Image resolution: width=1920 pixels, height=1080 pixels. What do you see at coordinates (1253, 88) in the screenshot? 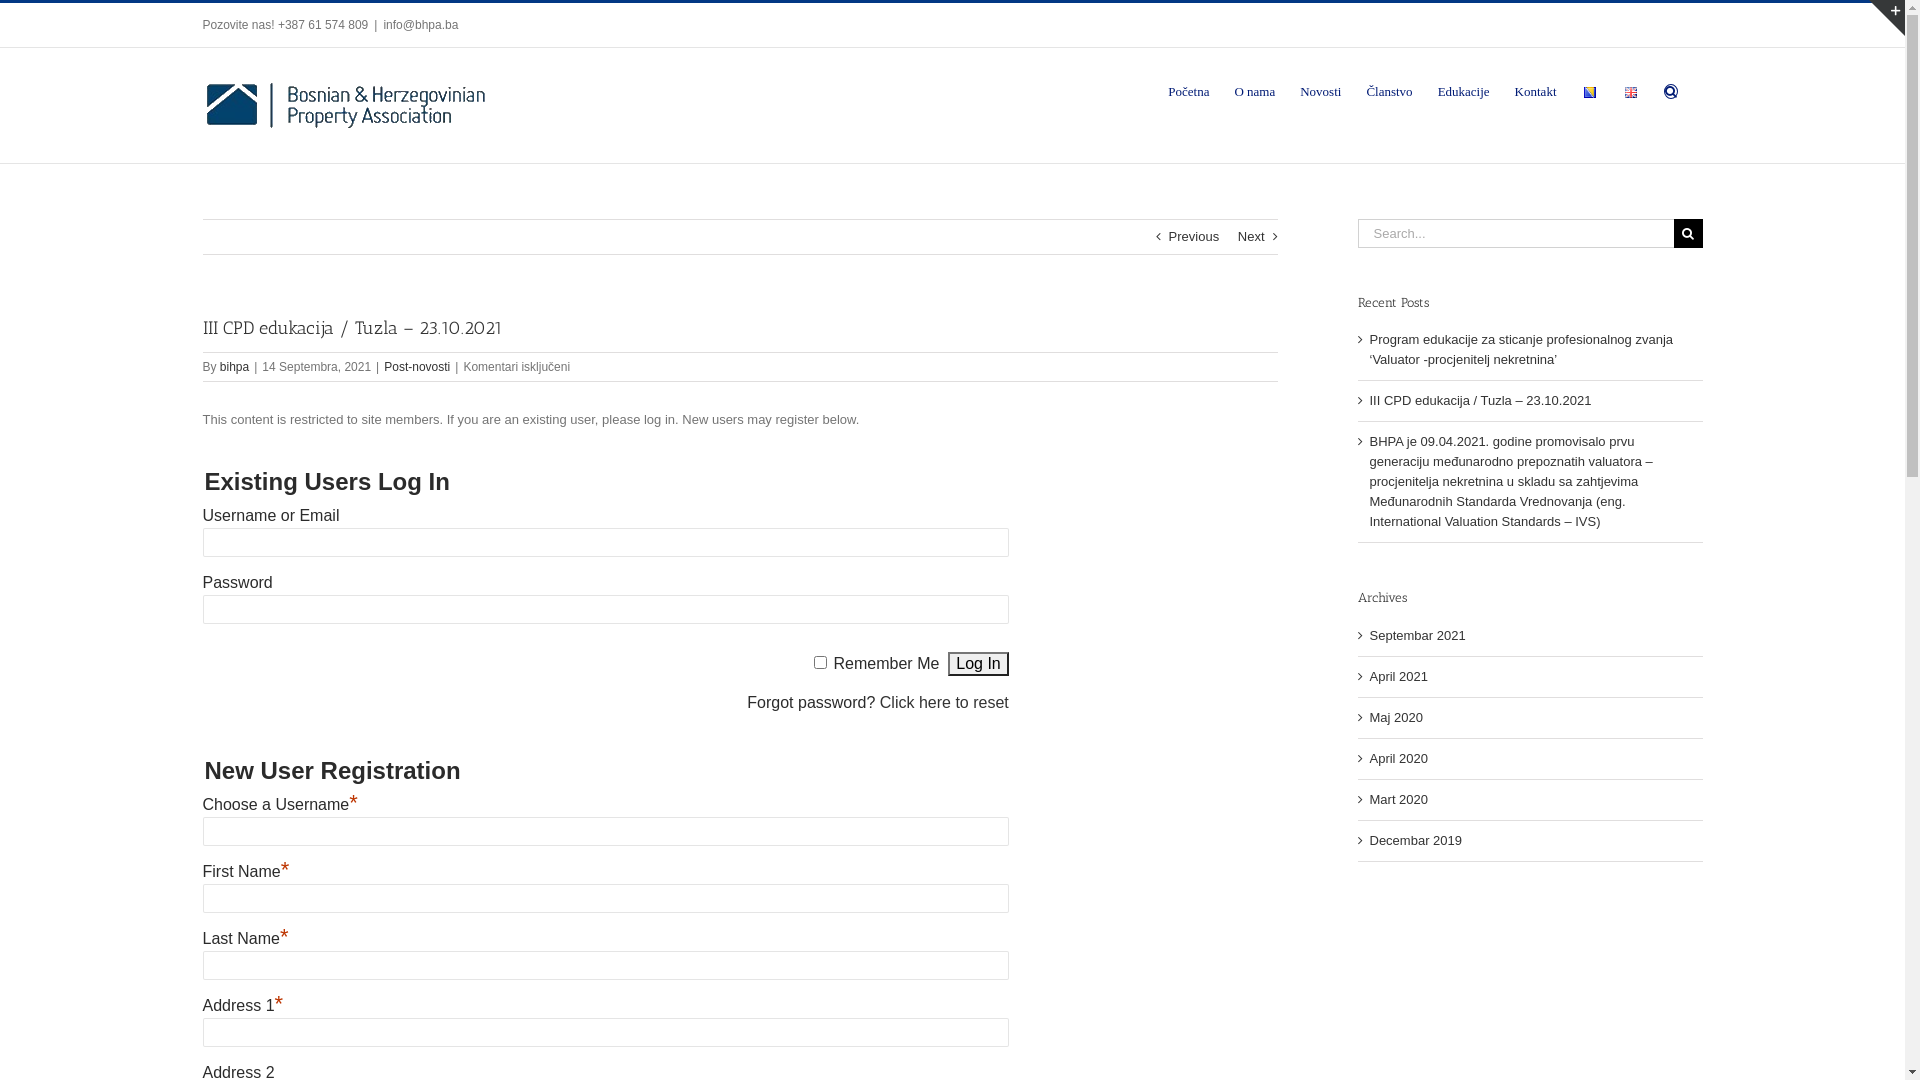
I see `'O nama'` at bounding box center [1253, 88].